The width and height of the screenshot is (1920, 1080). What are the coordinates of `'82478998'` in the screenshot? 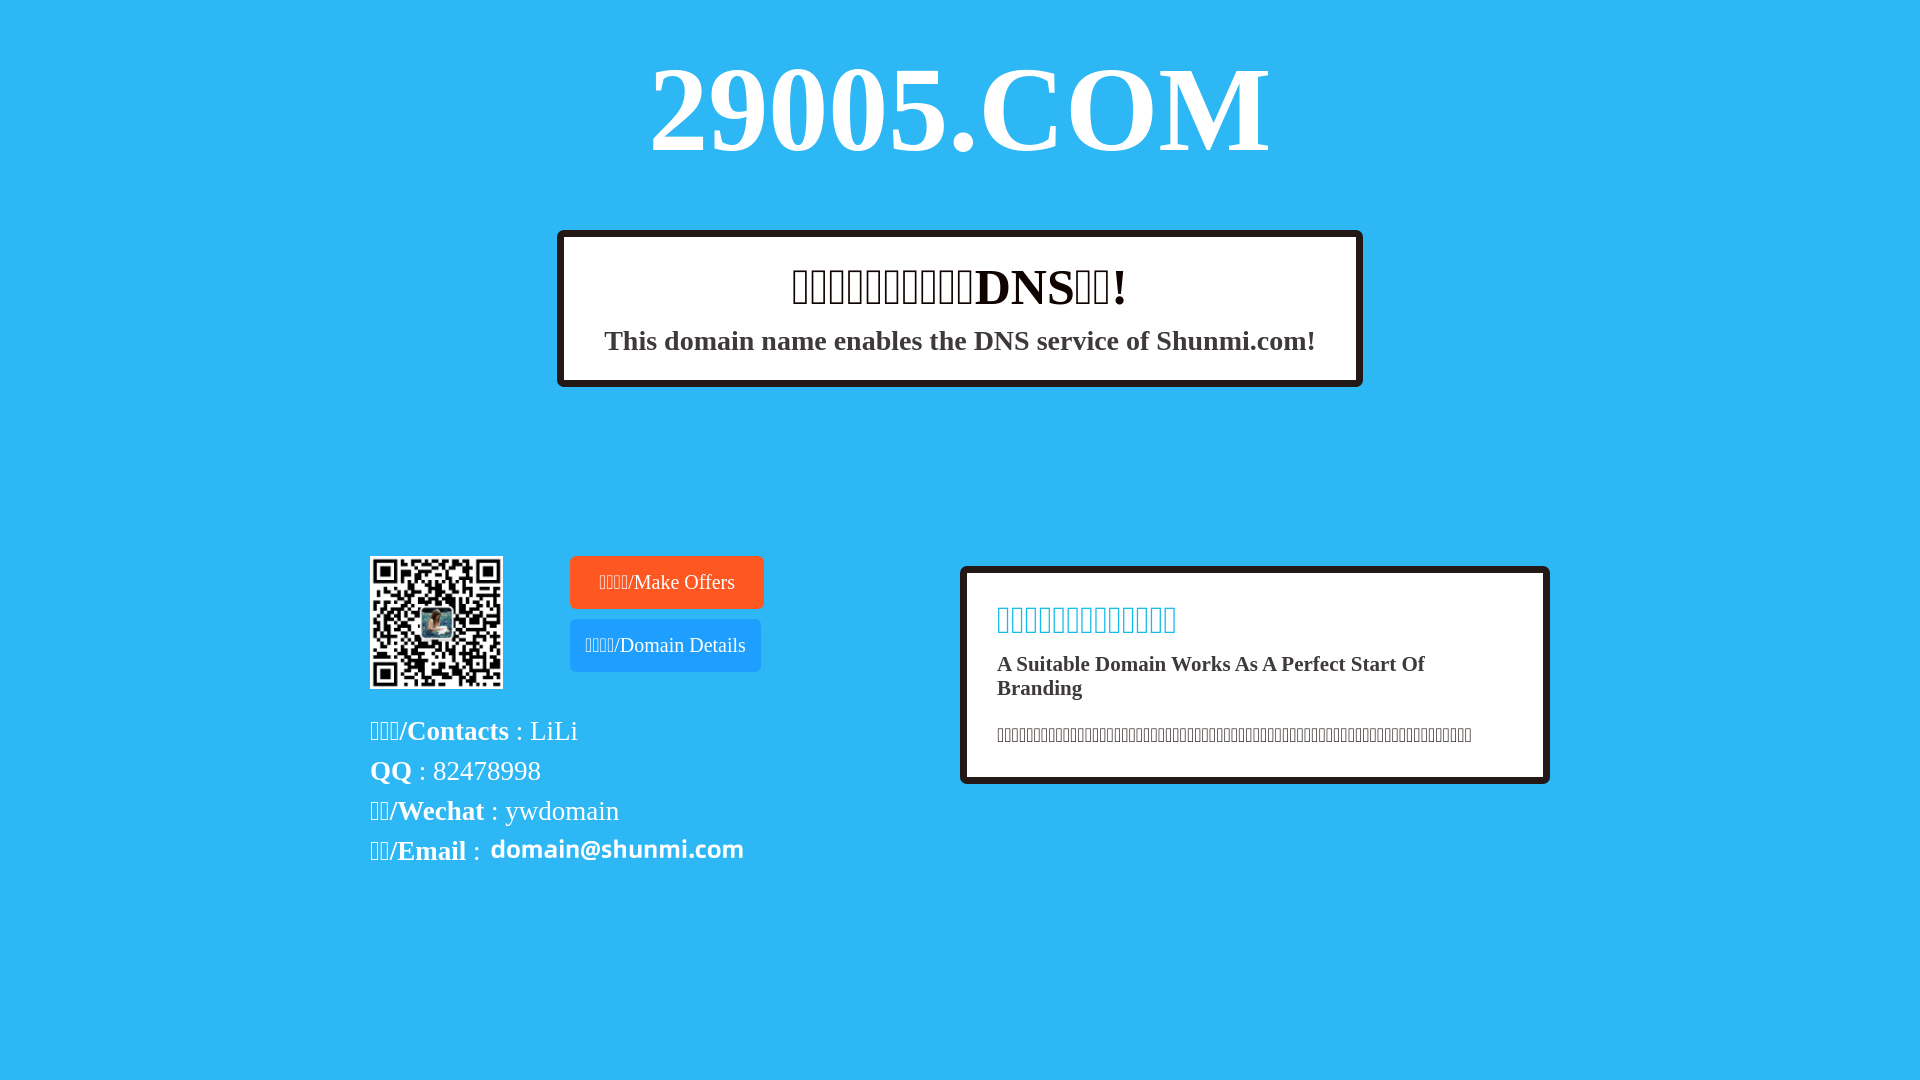 It's located at (486, 770).